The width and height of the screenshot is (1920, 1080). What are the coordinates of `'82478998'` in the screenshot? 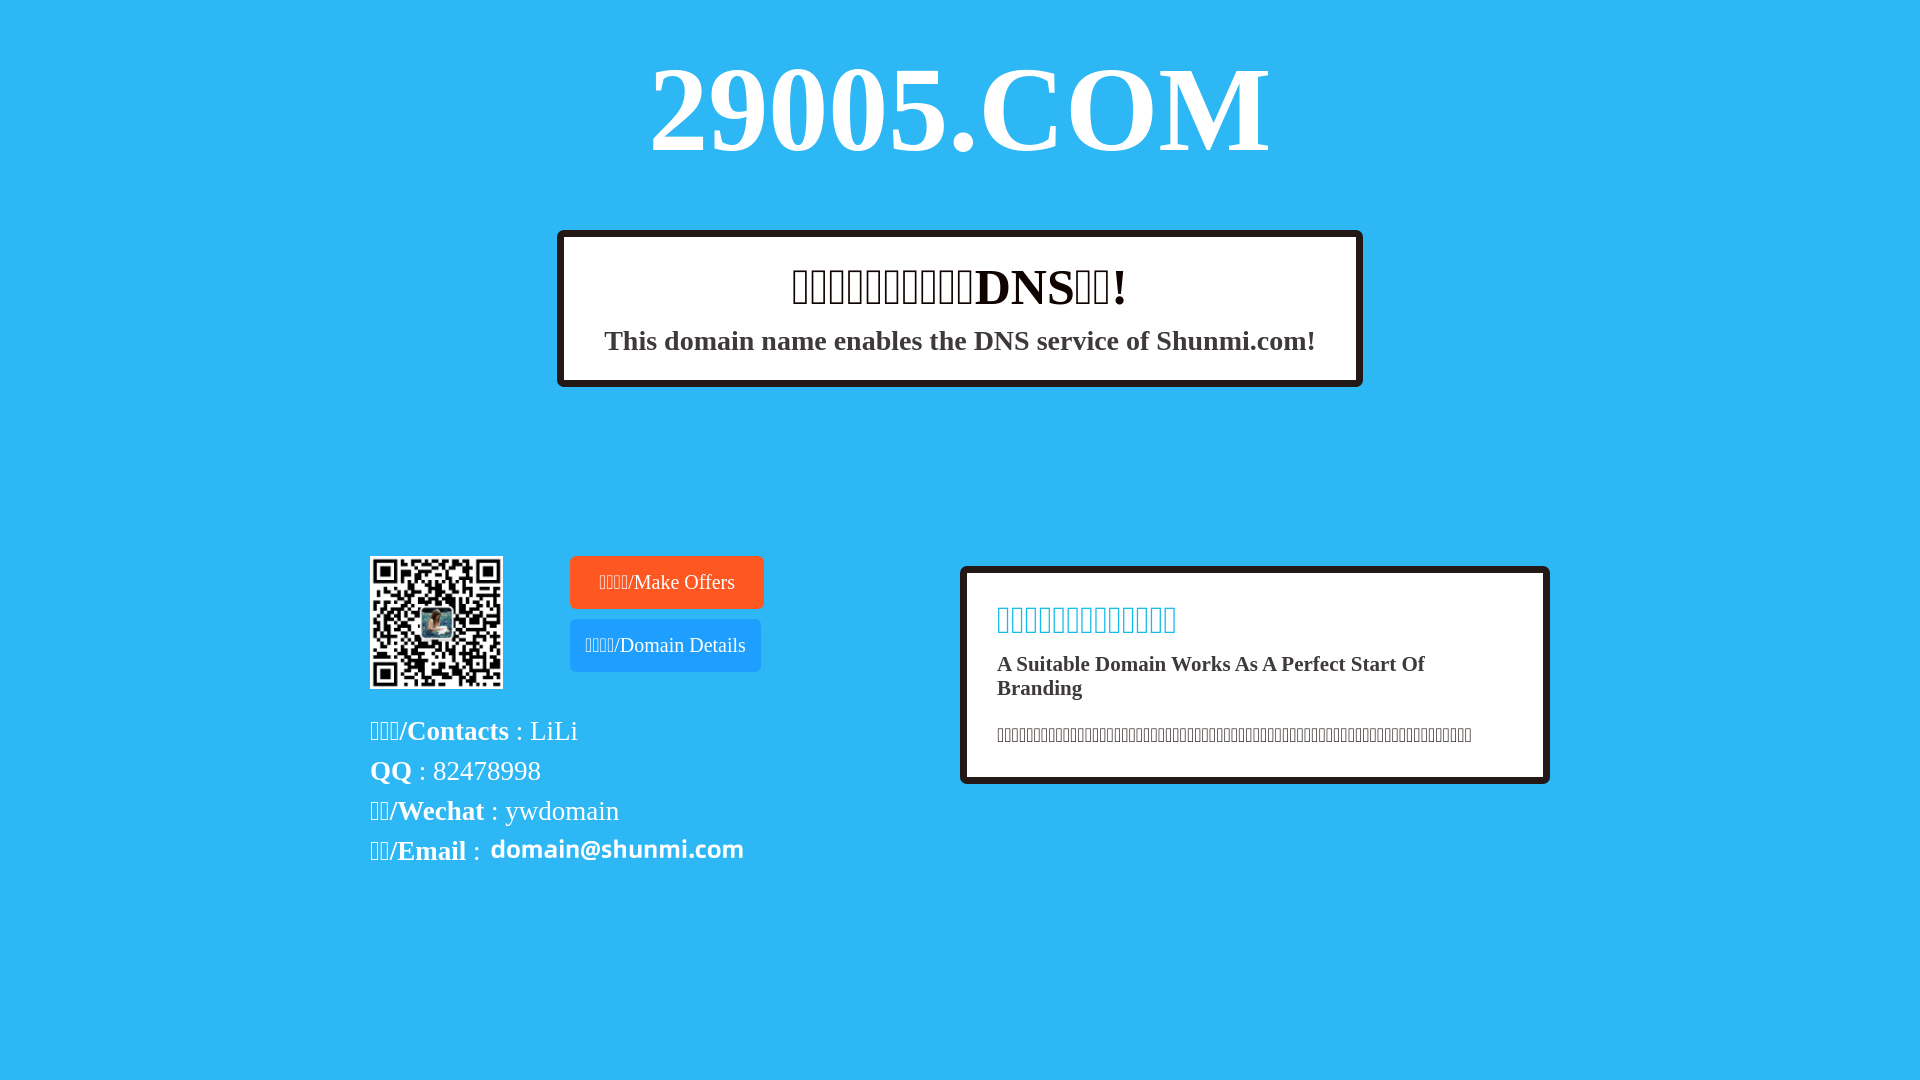 It's located at (486, 770).